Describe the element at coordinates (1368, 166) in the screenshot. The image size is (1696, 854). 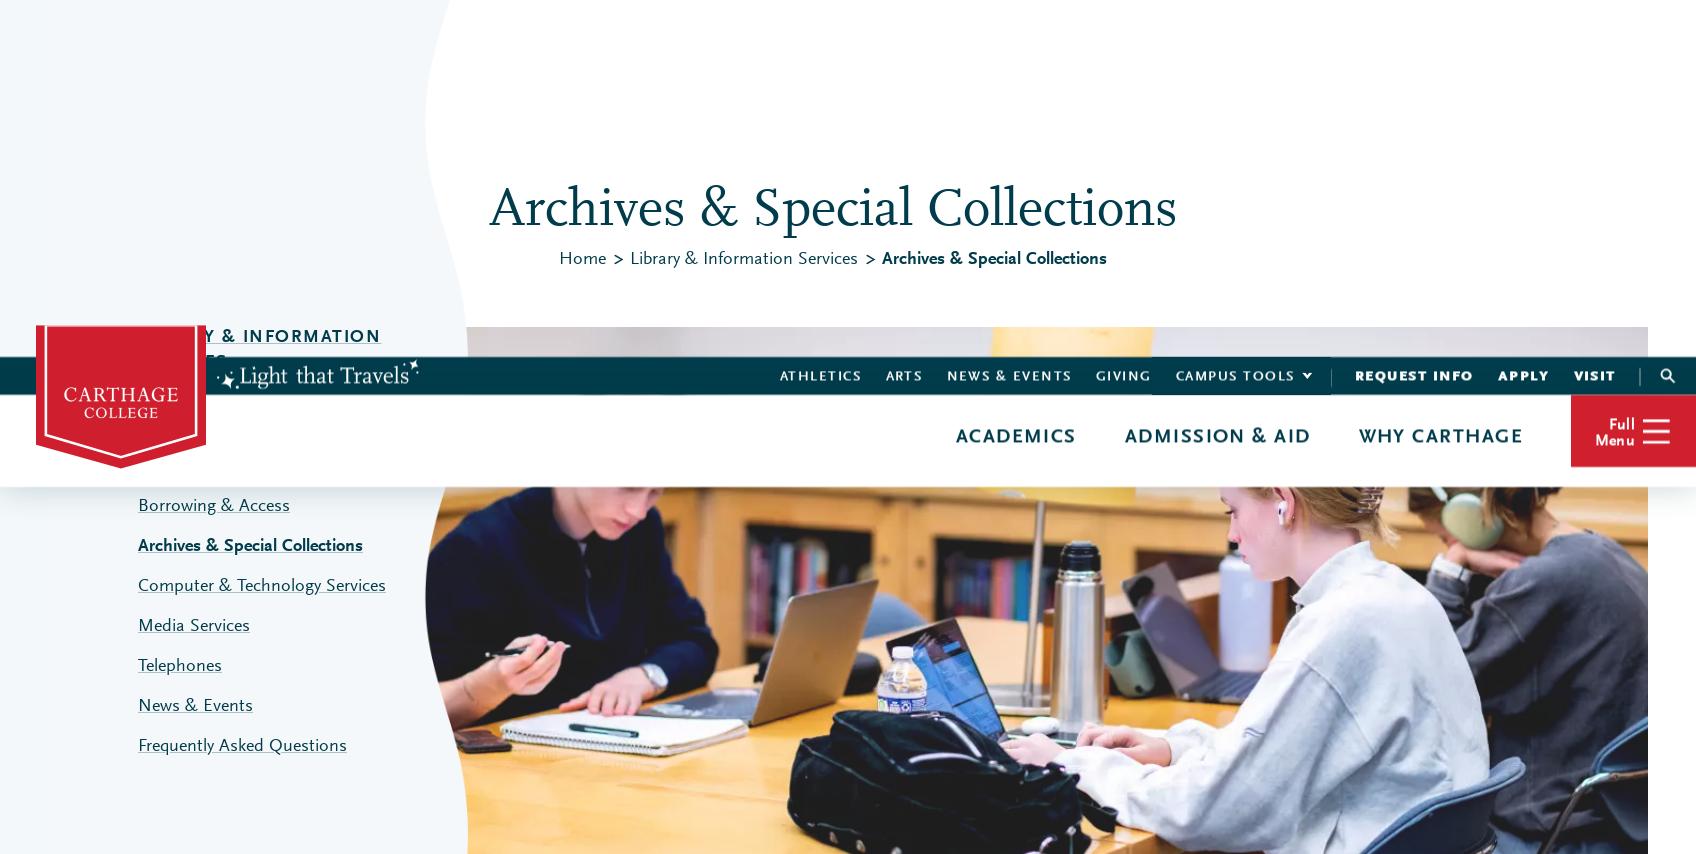
I see `'About'` at that location.